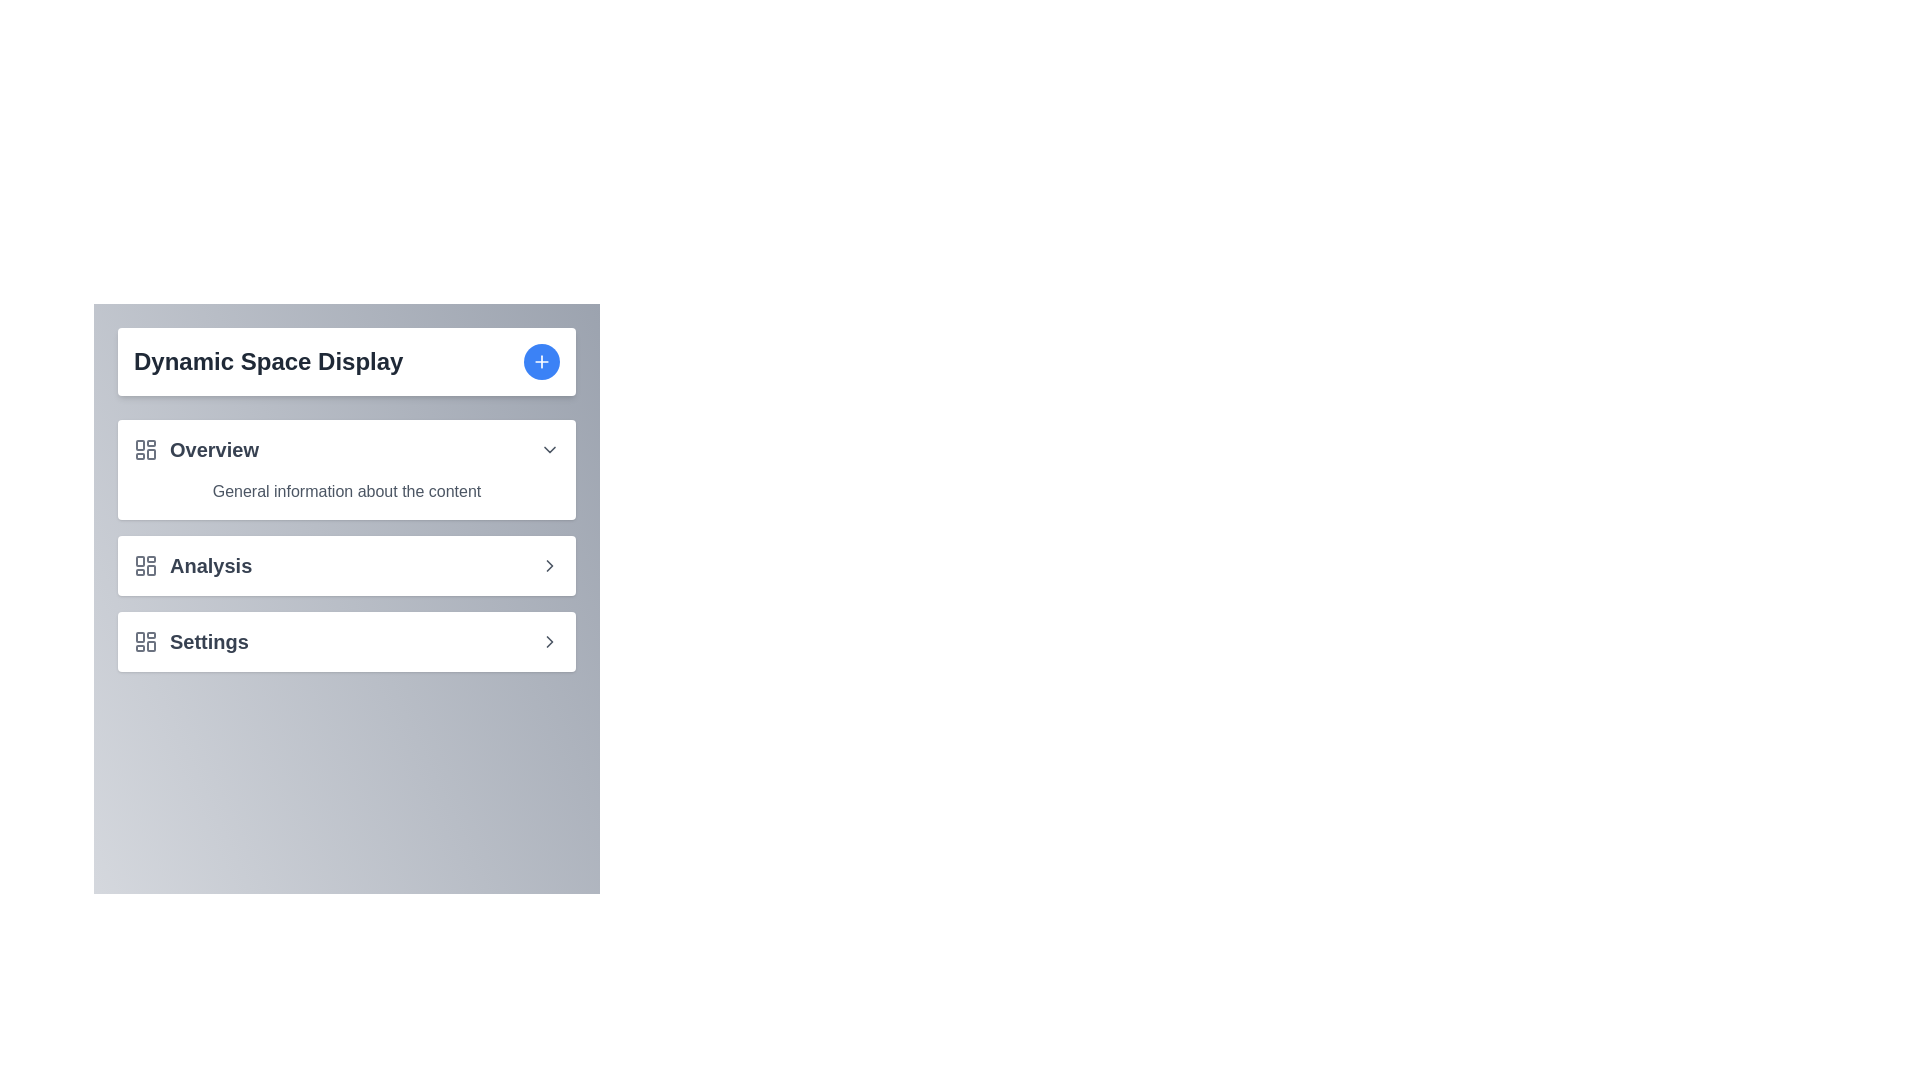  I want to click on the navigation button that accesses the 'Analysis' section, located between 'Overview' and 'Settings', so click(346, 546).